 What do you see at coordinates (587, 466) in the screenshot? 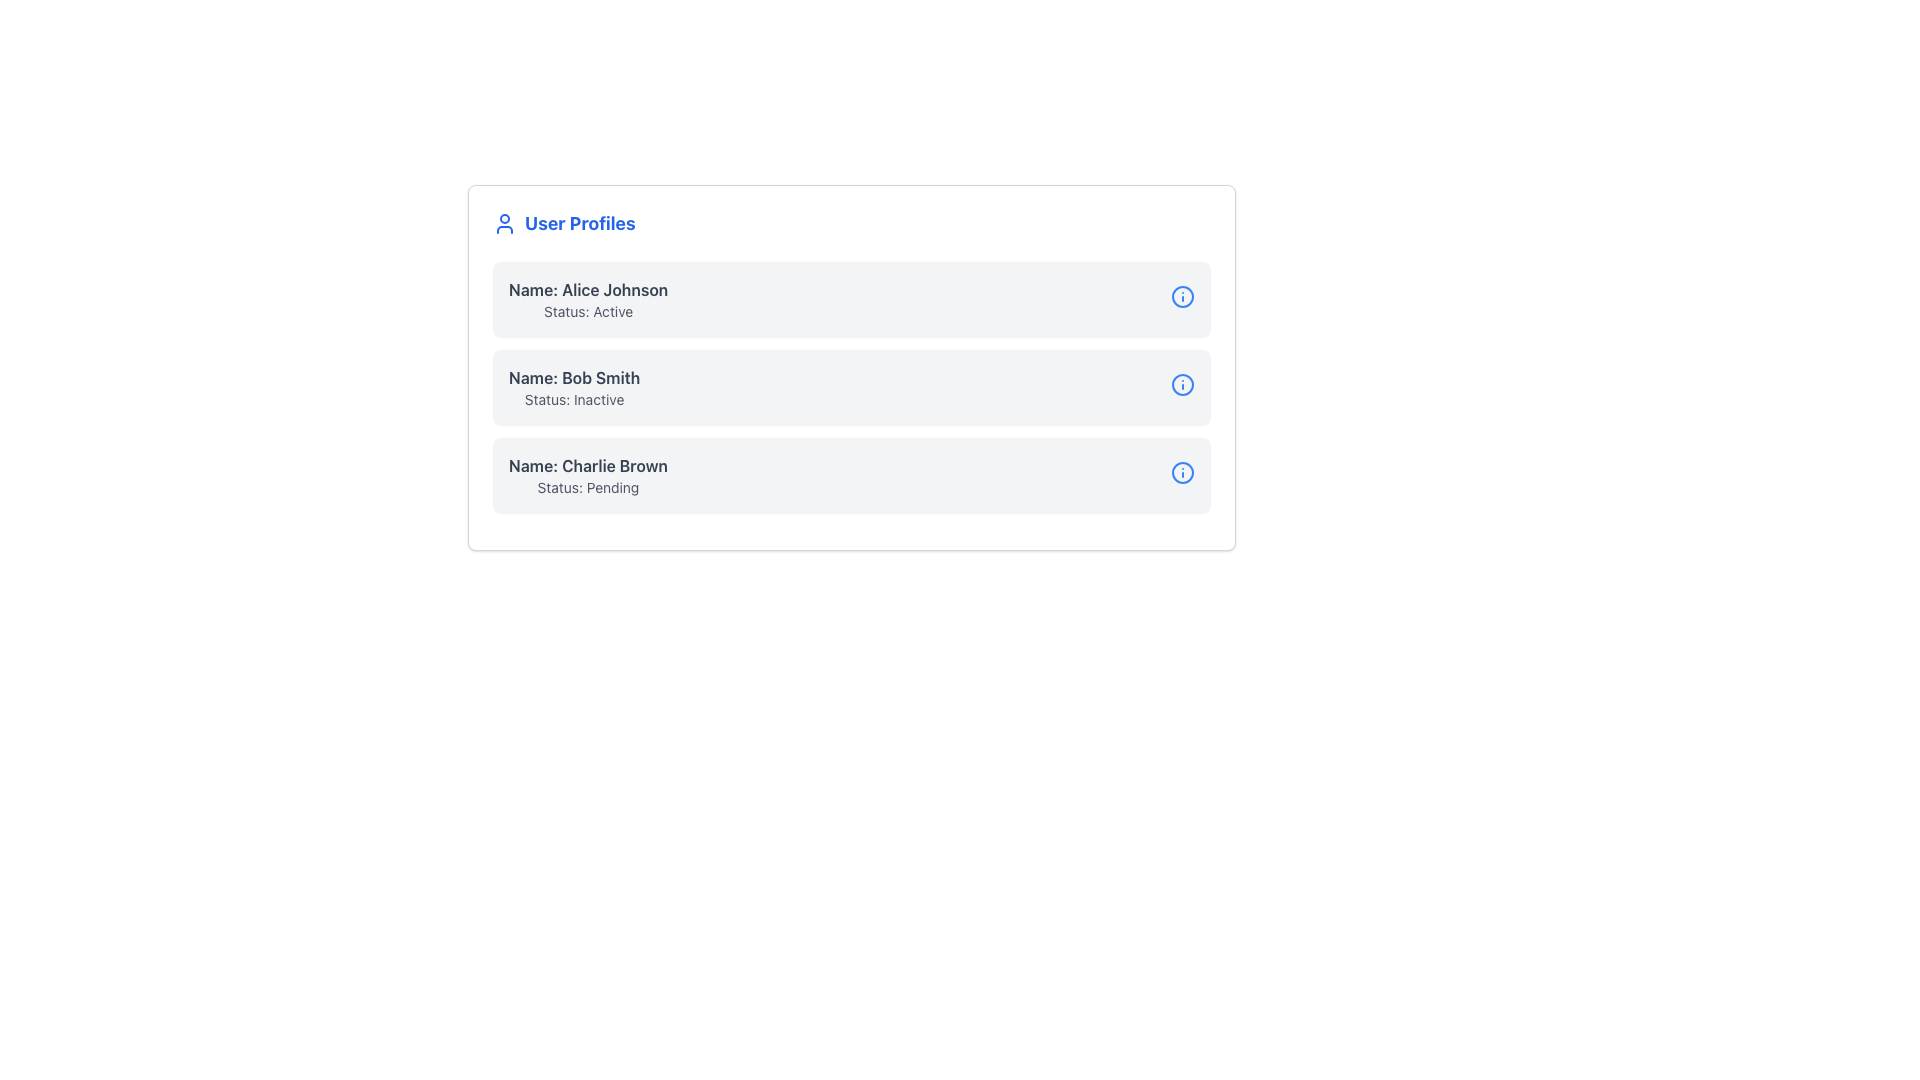
I see `the text label that provides the name of a user, located as the first line of text in the third entry of the vertically stacked list within the 'User Profiles' card` at bounding box center [587, 466].